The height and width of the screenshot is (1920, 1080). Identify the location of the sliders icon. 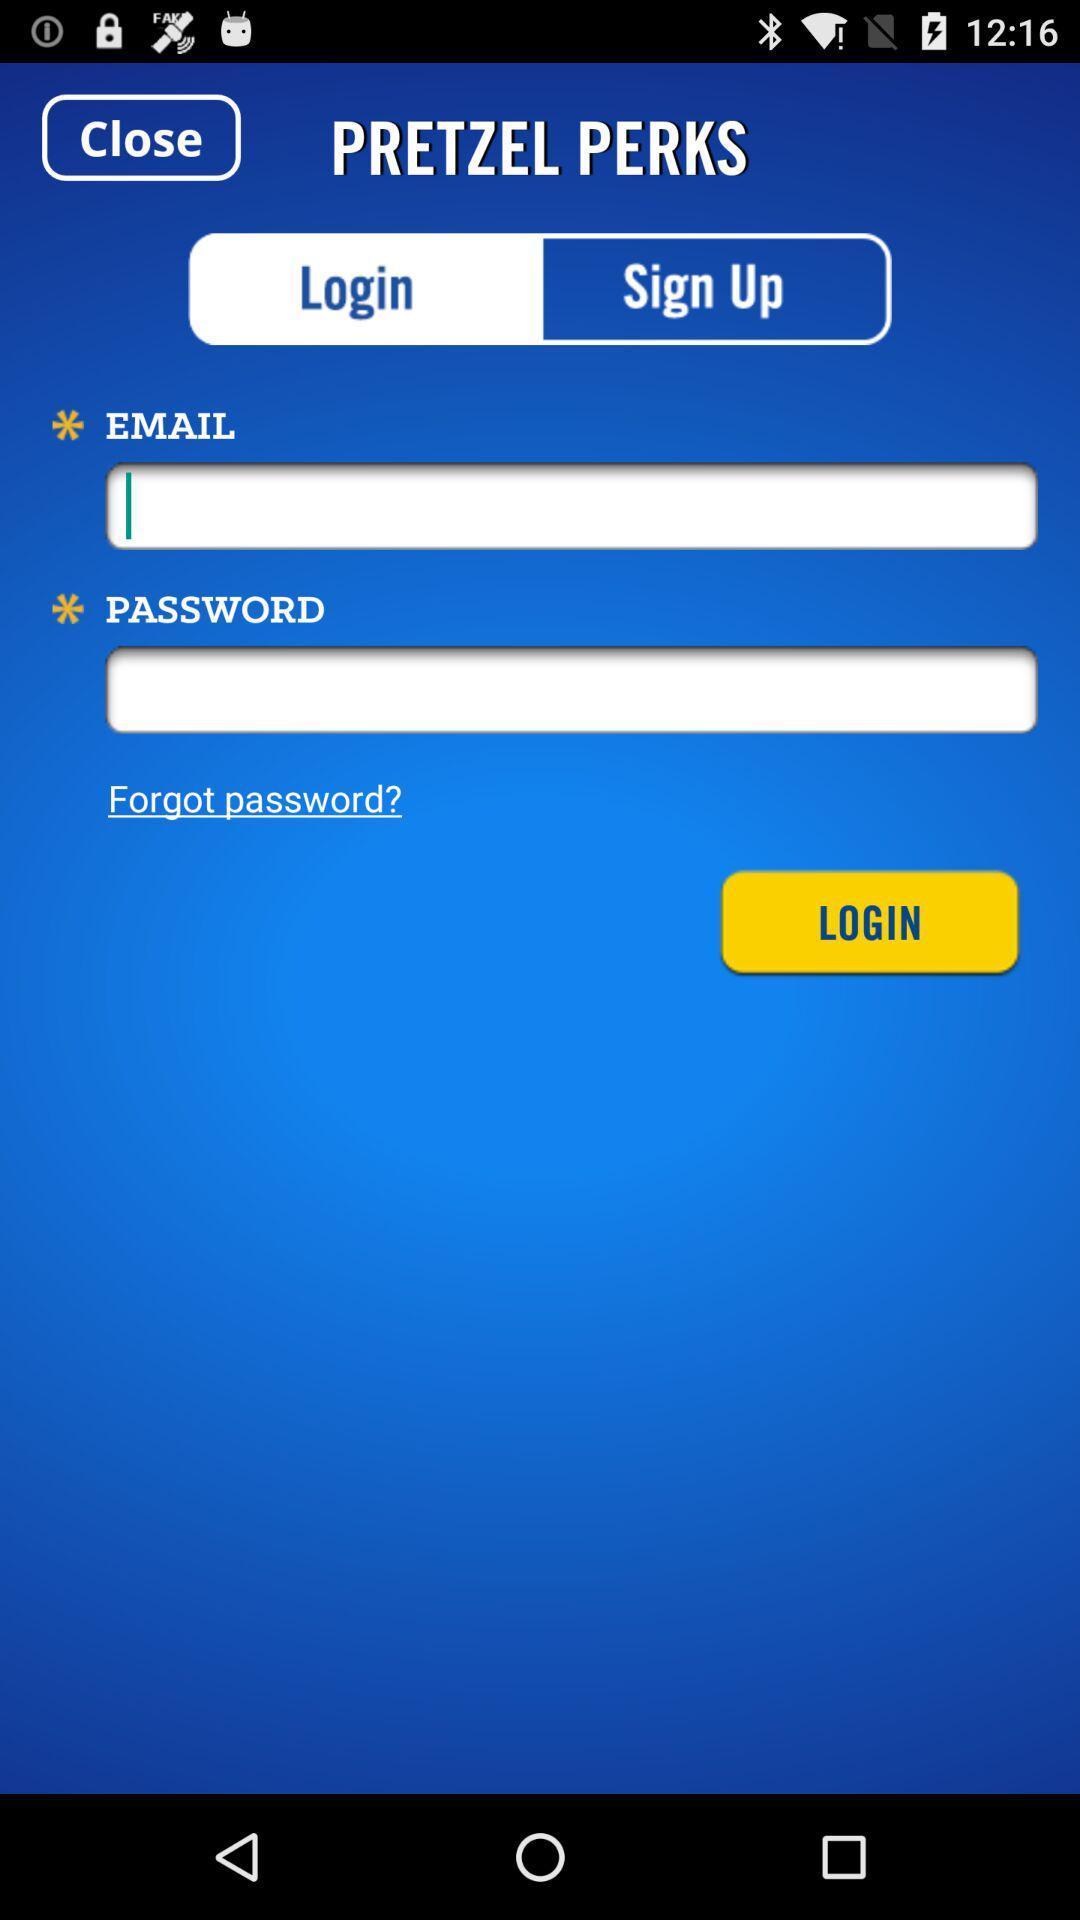
(364, 308).